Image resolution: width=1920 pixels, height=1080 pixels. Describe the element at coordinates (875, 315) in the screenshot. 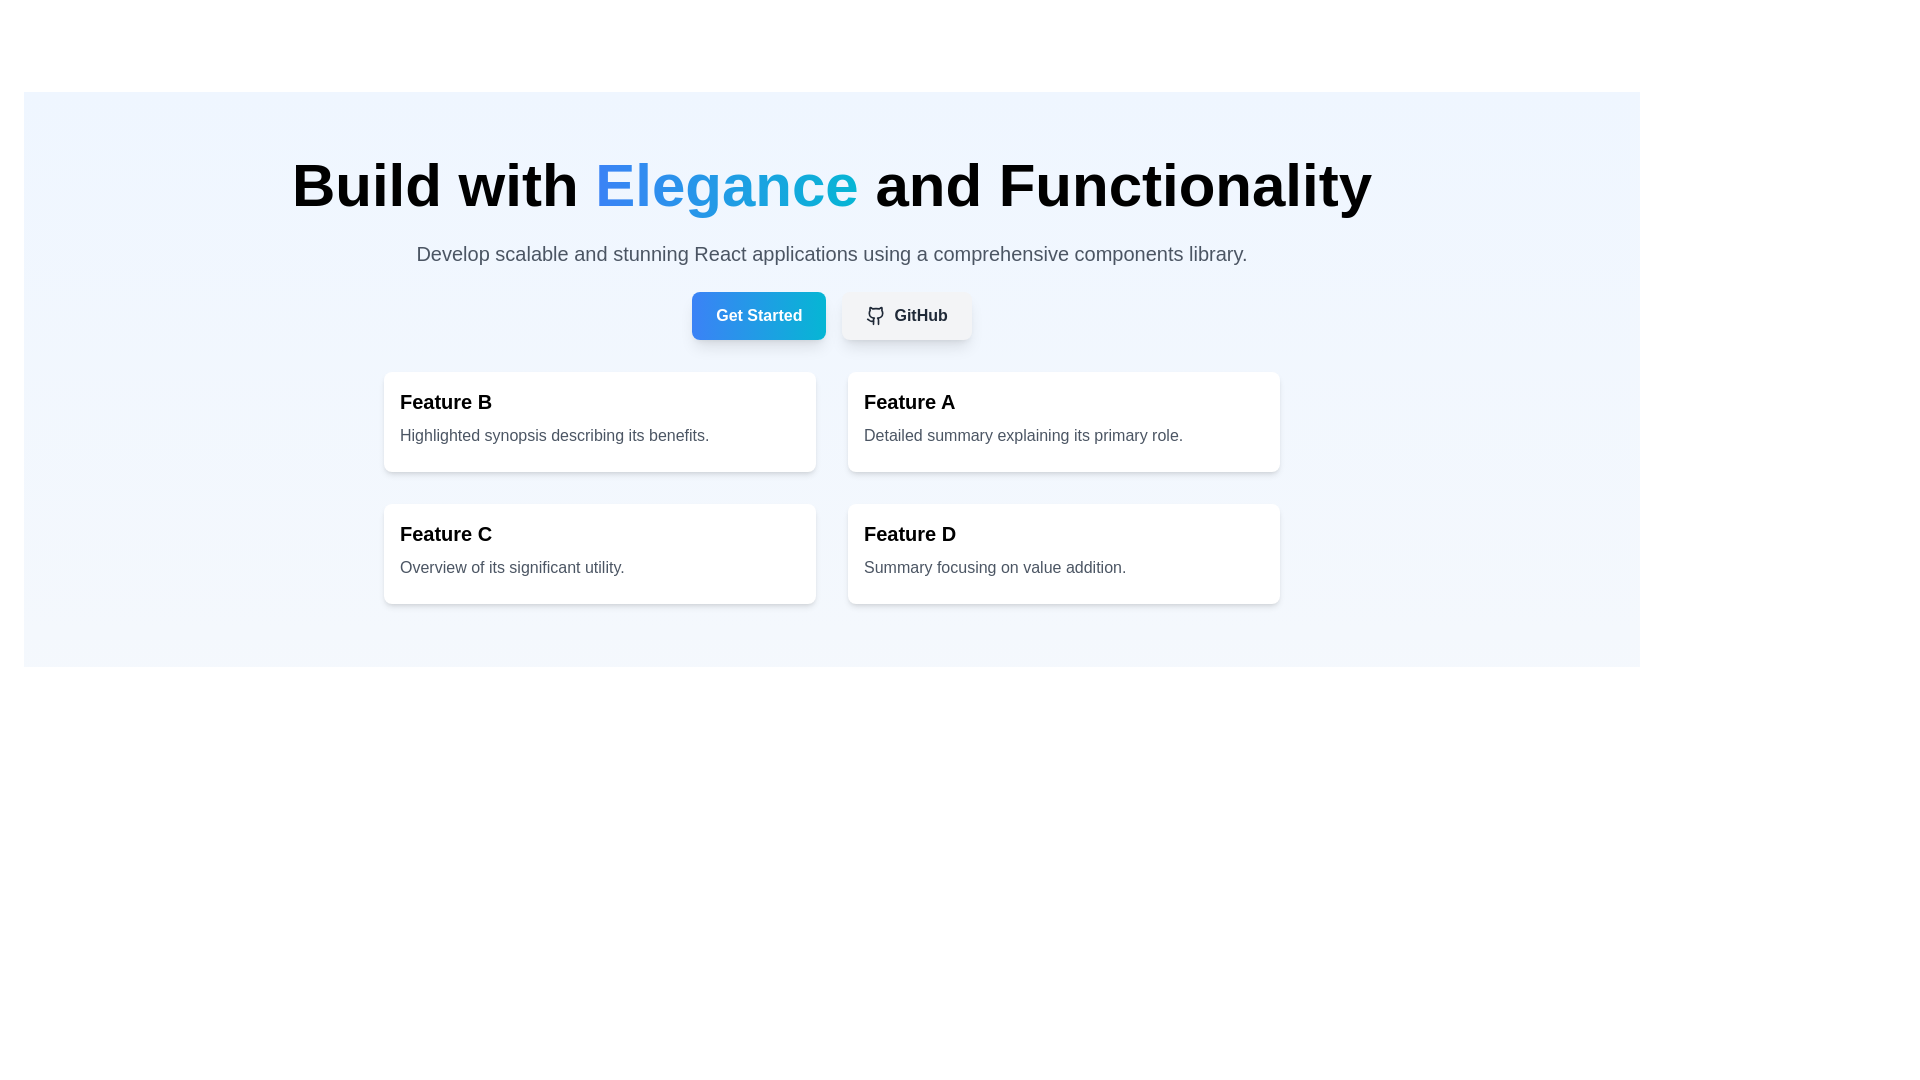

I see `the GitHub icon located near the top center of the interface, to the right of the blue 'Get Started' button` at that location.